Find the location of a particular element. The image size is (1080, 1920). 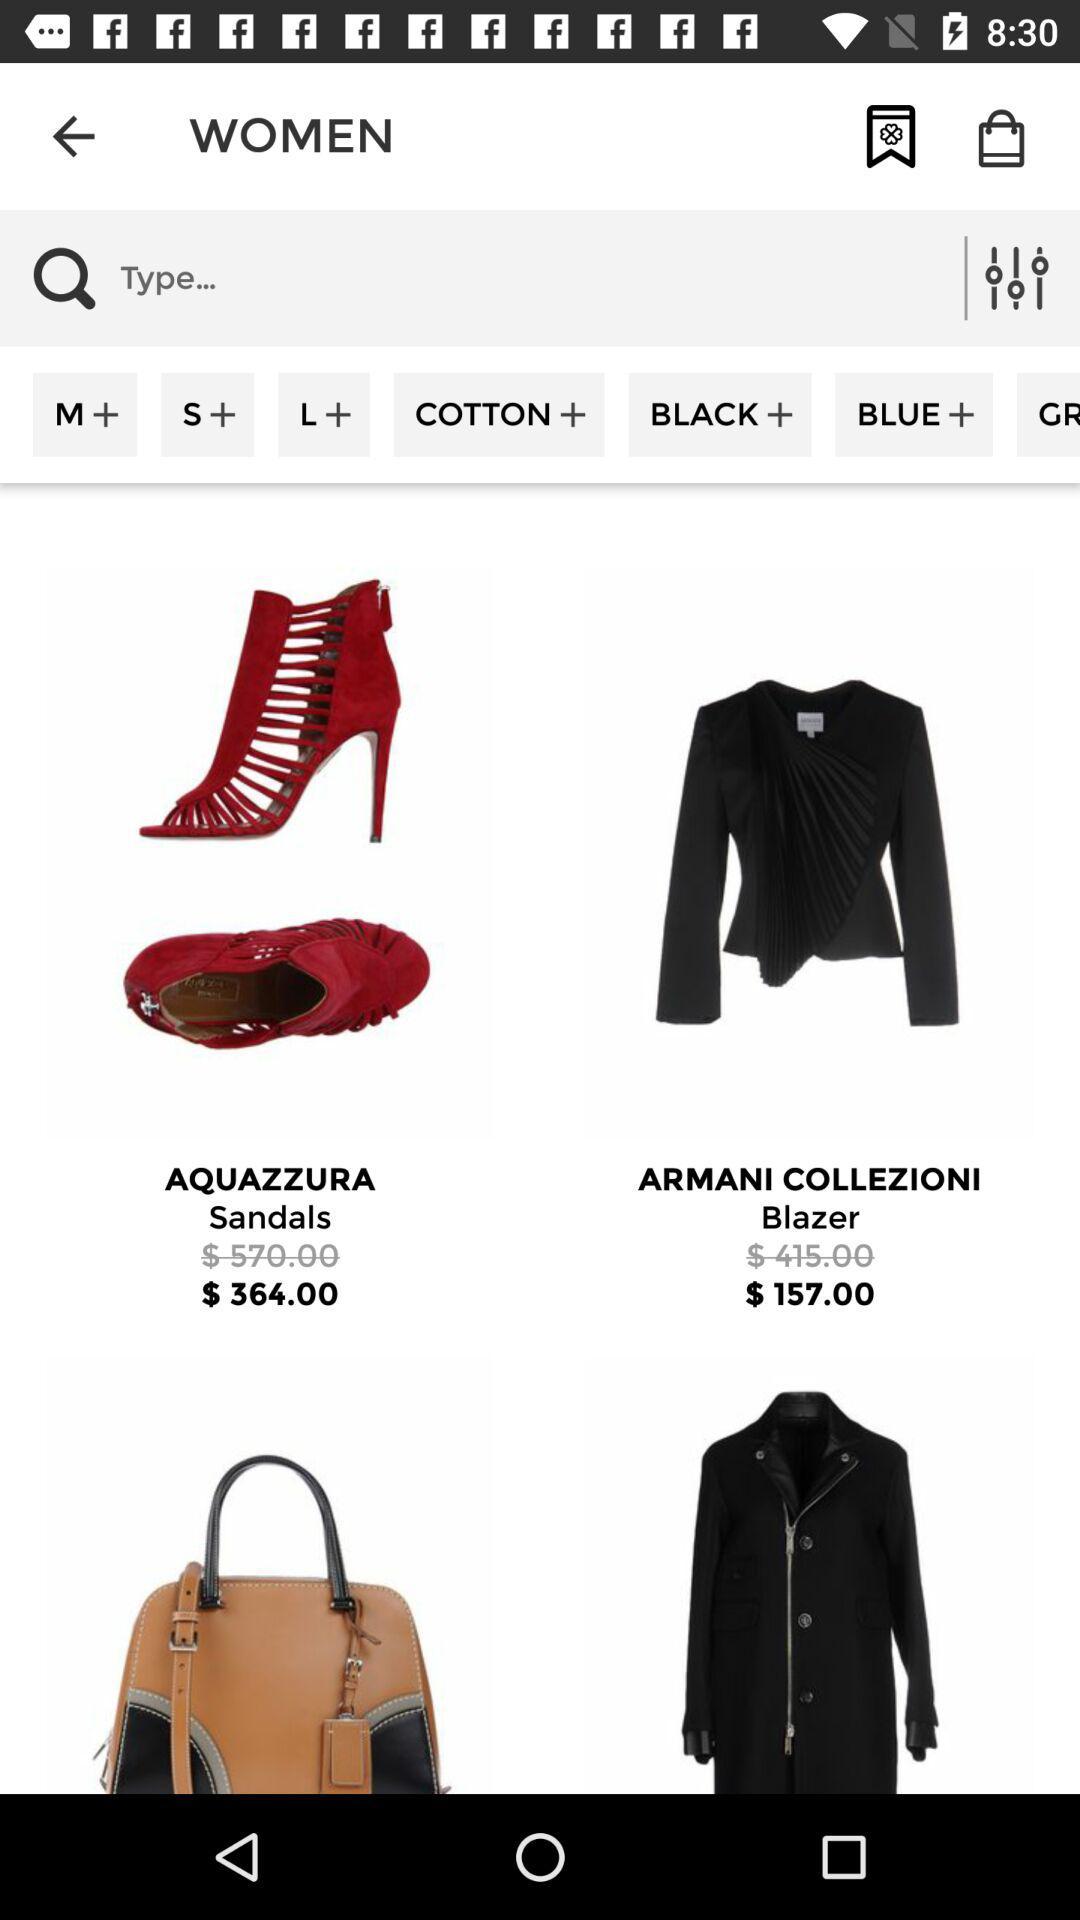

the blue item is located at coordinates (914, 413).